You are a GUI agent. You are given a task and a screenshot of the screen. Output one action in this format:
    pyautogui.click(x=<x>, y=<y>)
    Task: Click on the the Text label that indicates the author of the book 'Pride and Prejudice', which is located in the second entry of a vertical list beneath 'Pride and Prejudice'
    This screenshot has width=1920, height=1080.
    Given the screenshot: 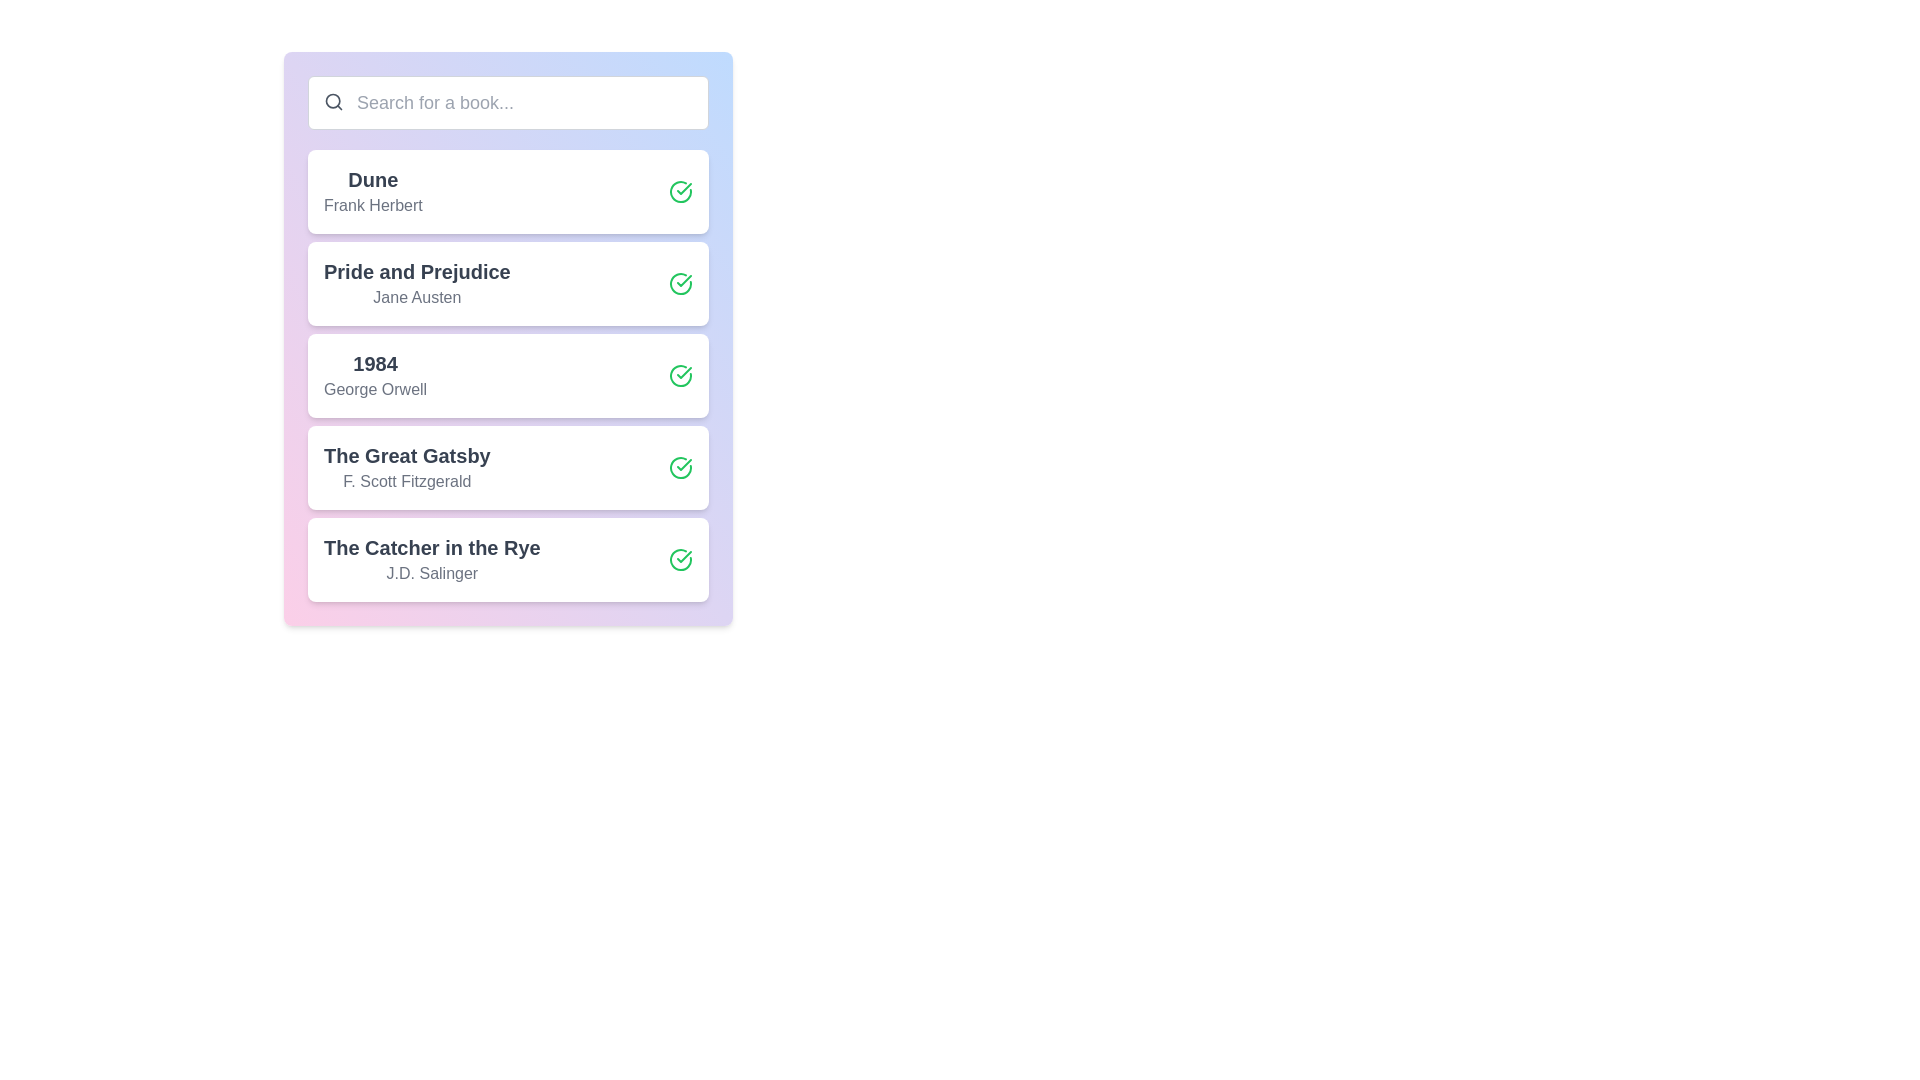 What is the action you would take?
    pyautogui.click(x=416, y=297)
    